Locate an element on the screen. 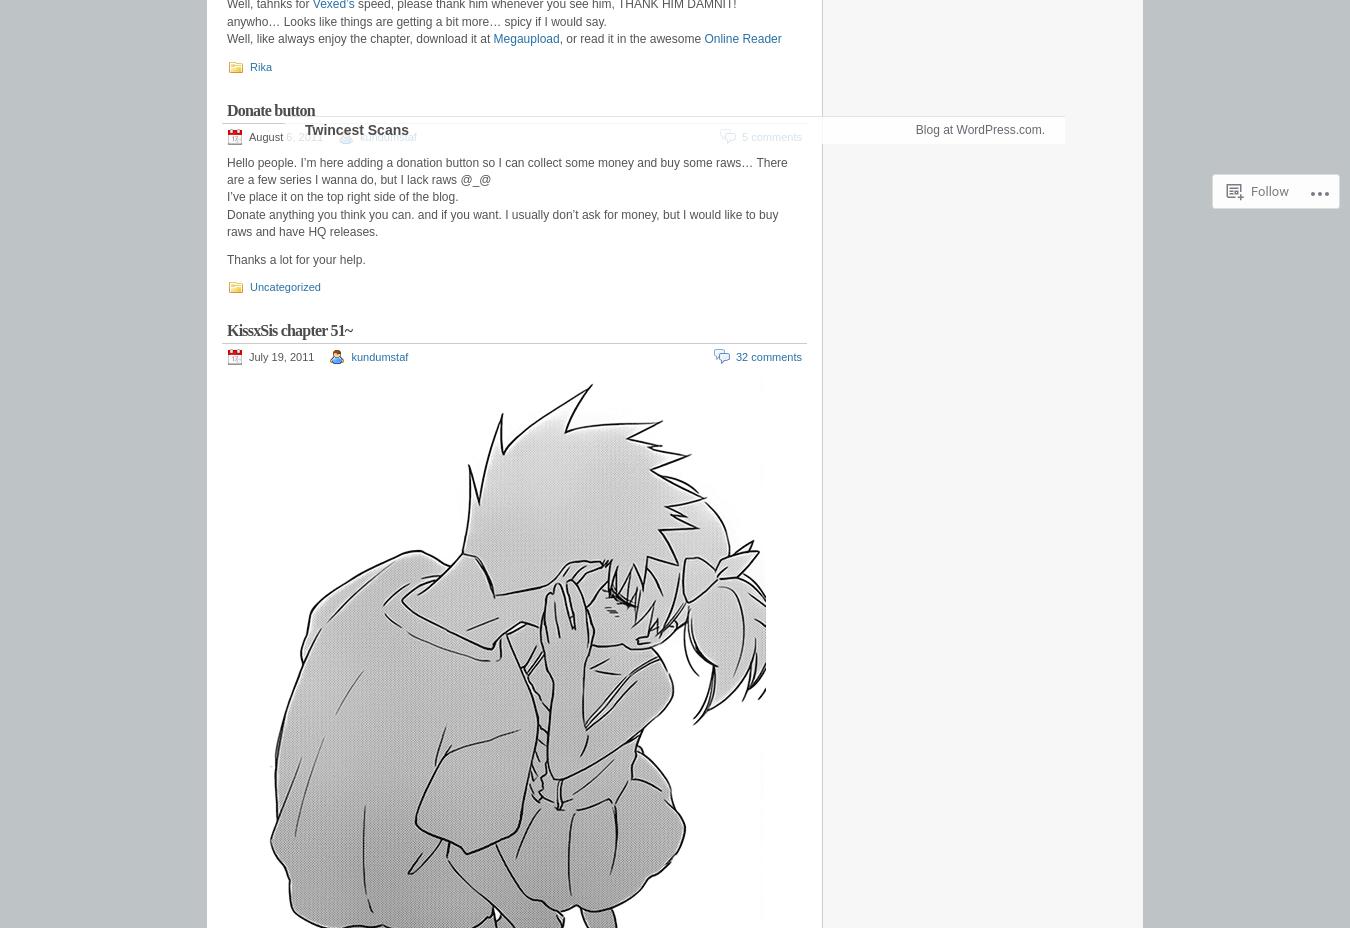 The height and width of the screenshot is (928, 1350). 'Twincest Scans' is located at coordinates (356, 180).